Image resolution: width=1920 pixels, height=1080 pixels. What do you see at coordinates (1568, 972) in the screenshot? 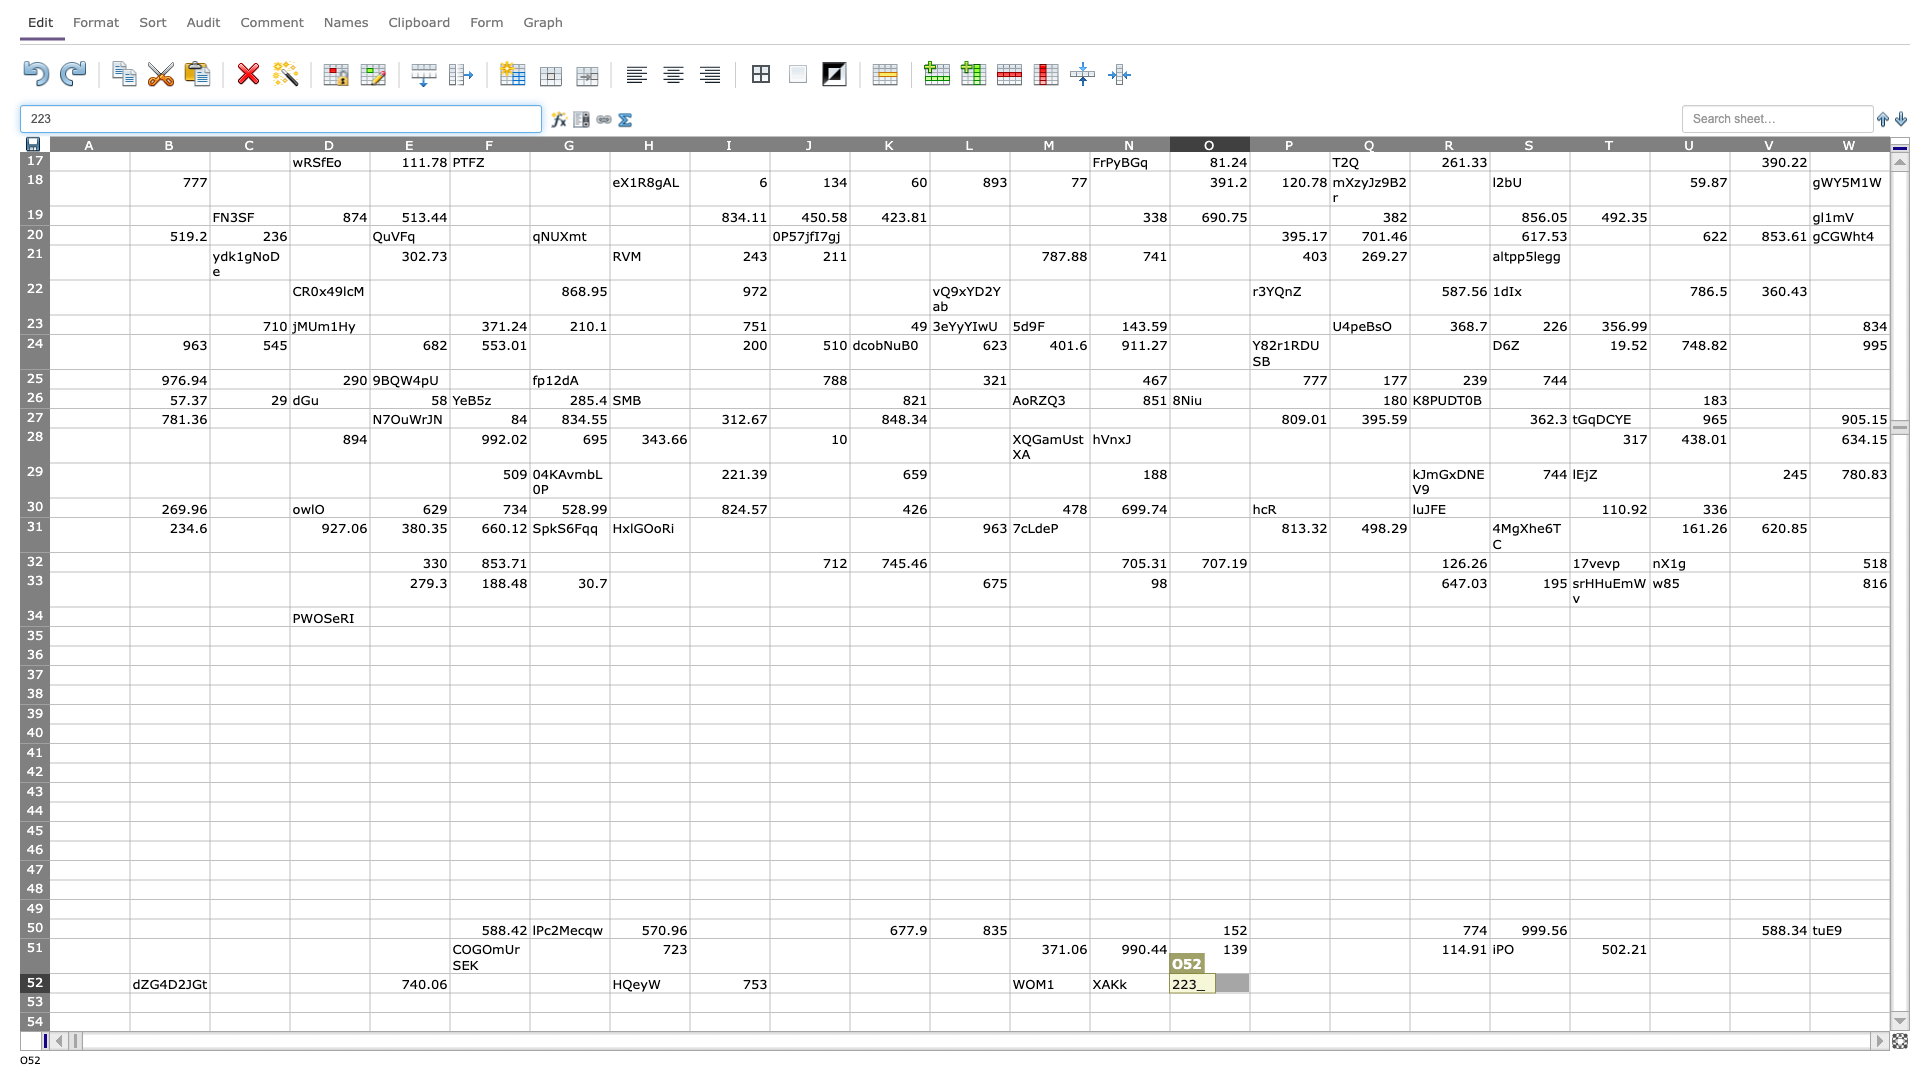
I see `Top left of cell T52` at bounding box center [1568, 972].